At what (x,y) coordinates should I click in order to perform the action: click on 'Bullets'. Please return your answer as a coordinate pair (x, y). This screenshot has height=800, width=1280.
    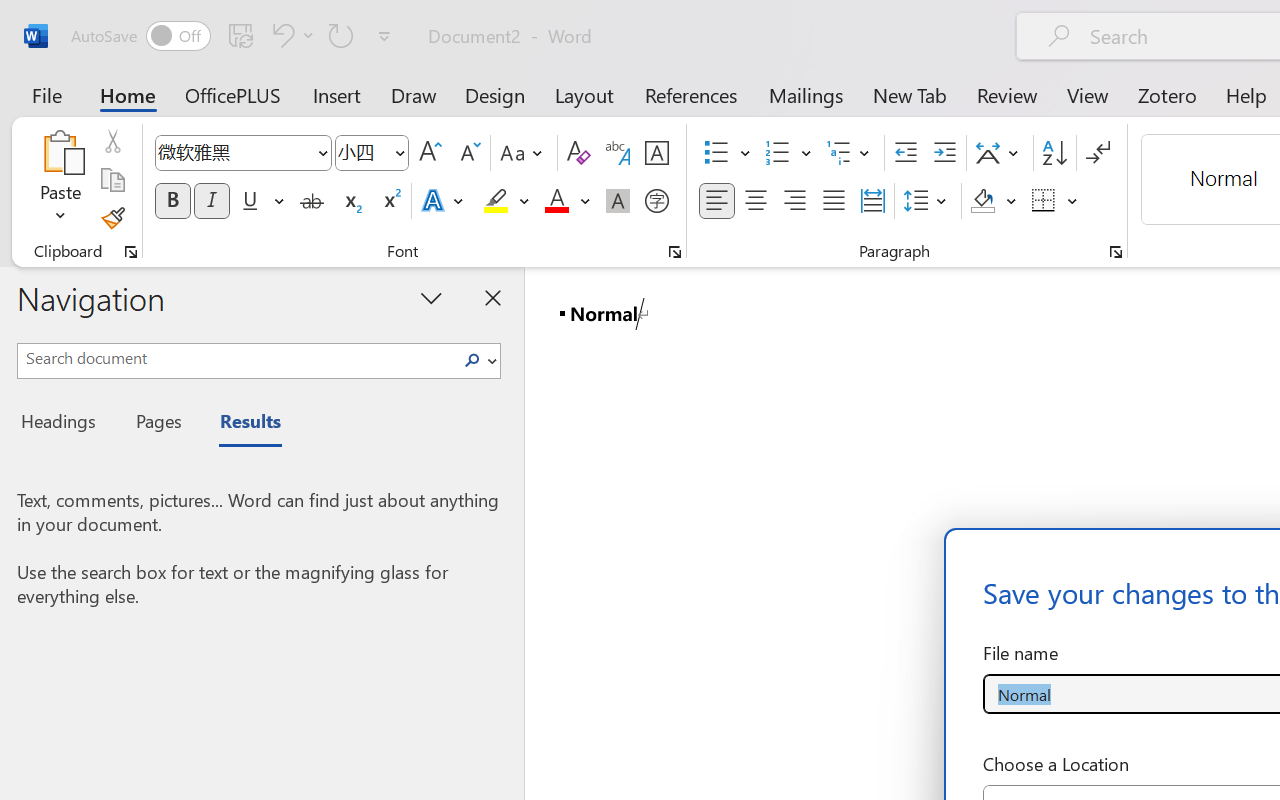
    Looking at the image, I should click on (726, 153).